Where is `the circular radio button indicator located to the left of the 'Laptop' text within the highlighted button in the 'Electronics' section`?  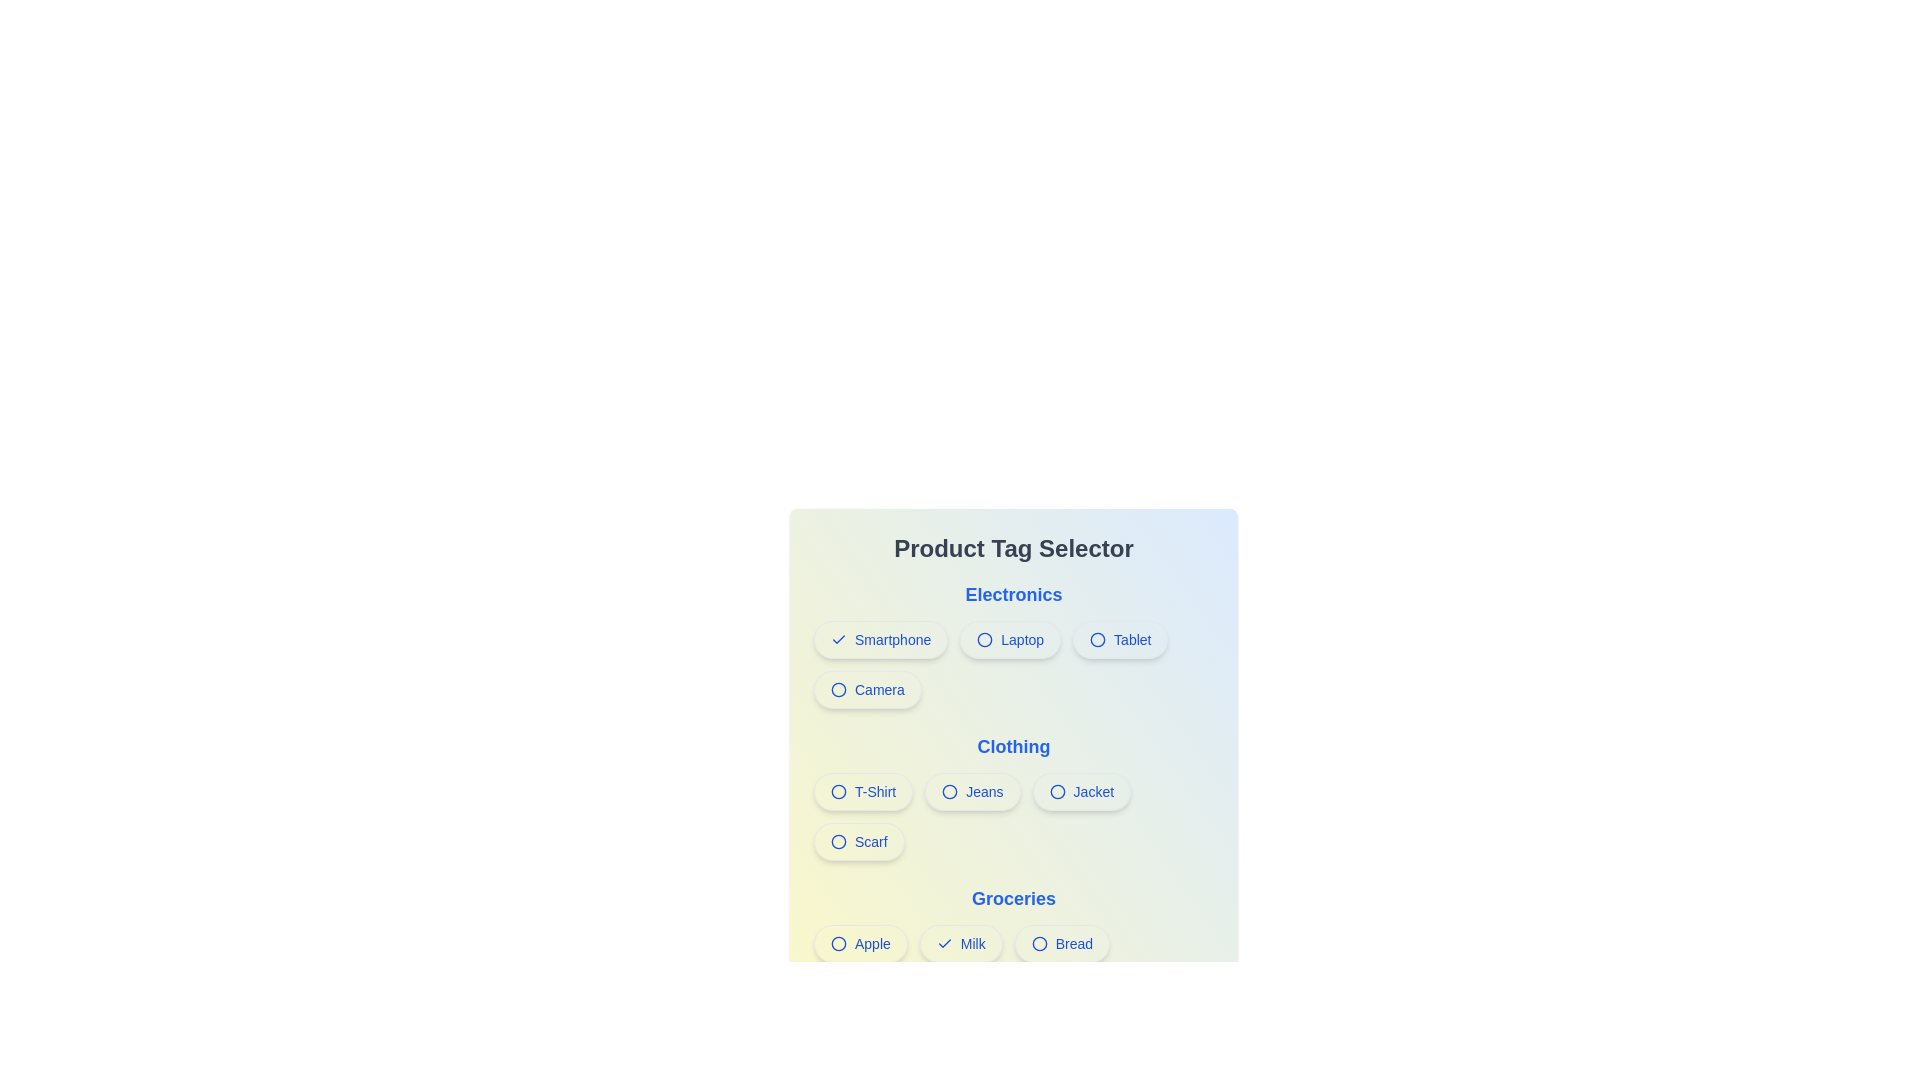
the circular radio button indicator located to the left of the 'Laptop' text within the highlighted button in the 'Electronics' section is located at coordinates (985, 640).